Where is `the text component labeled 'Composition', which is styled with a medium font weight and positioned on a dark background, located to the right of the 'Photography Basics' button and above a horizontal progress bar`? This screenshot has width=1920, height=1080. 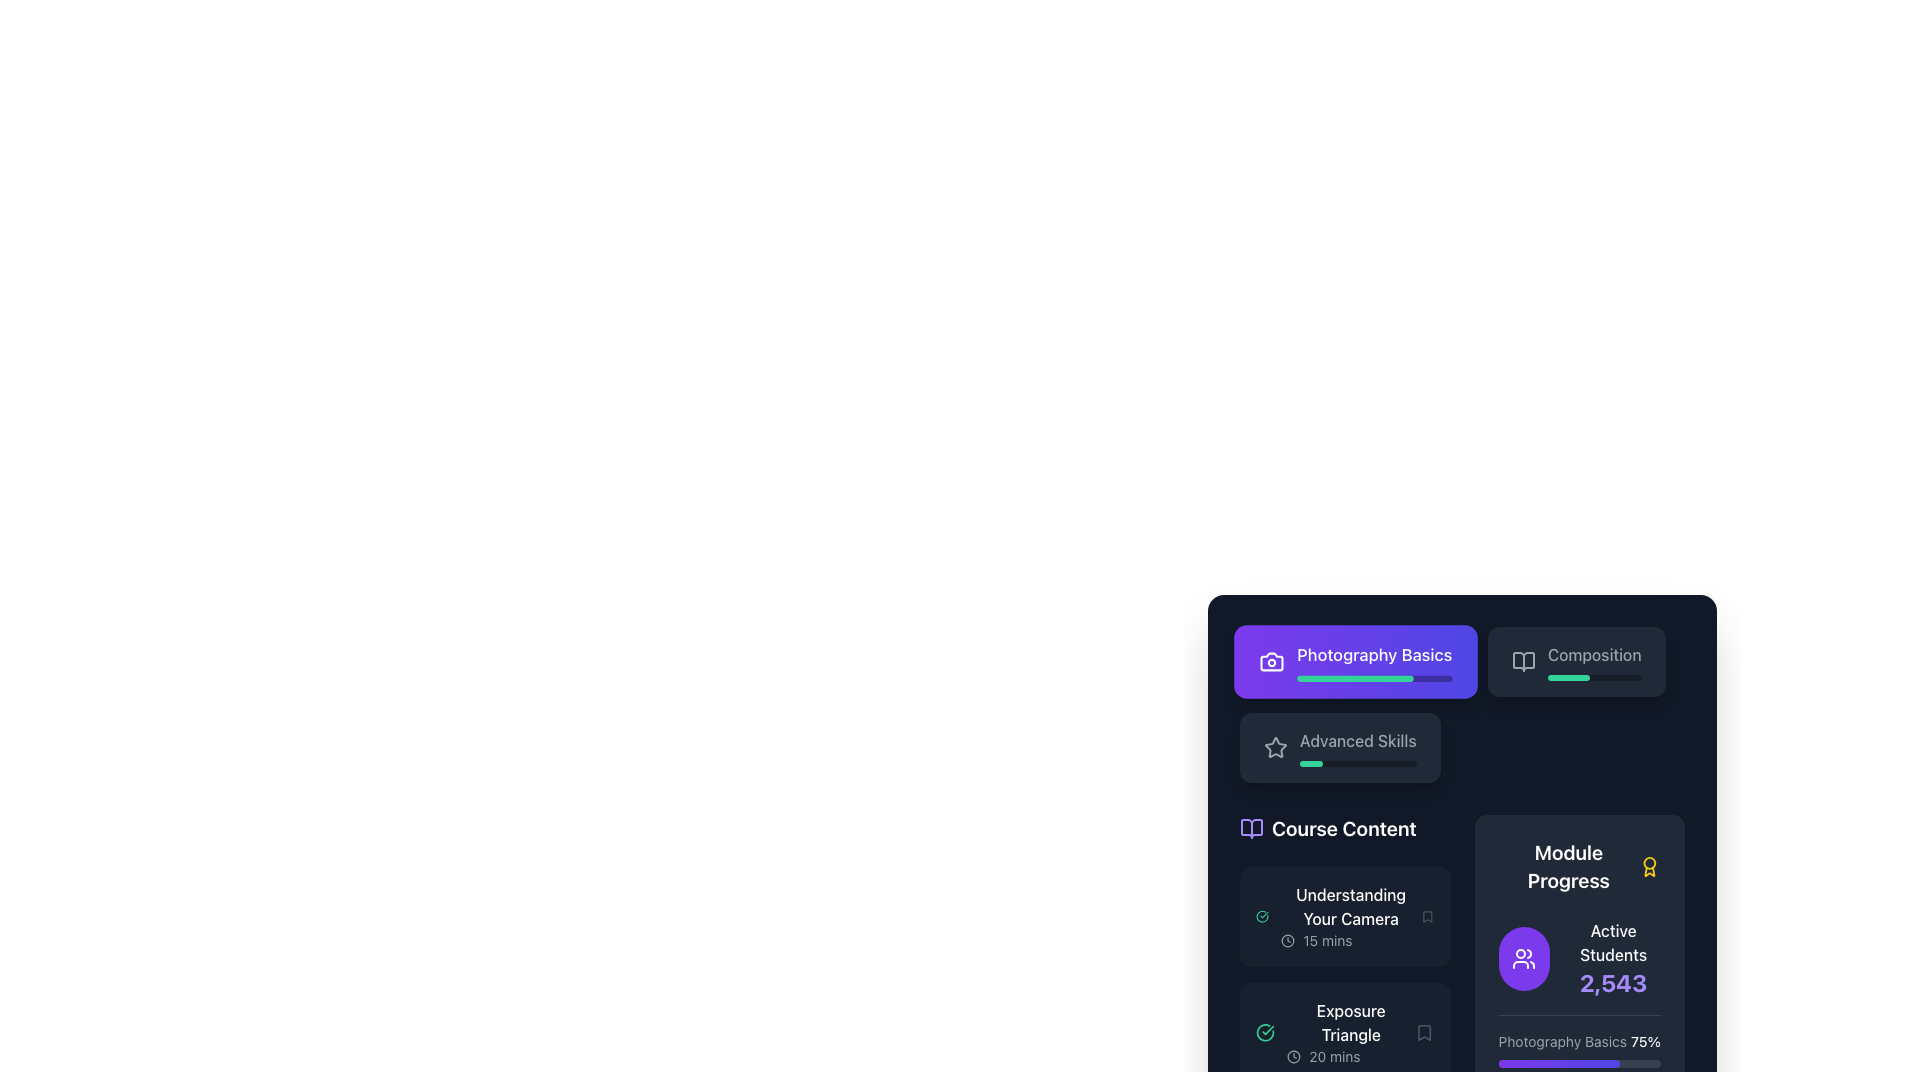
the text component labeled 'Composition', which is styled with a medium font weight and positioned on a dark background, located to the right of the 'Photography Basics' button and above a horizontal progress bar is located at coordinates (1593, 655).